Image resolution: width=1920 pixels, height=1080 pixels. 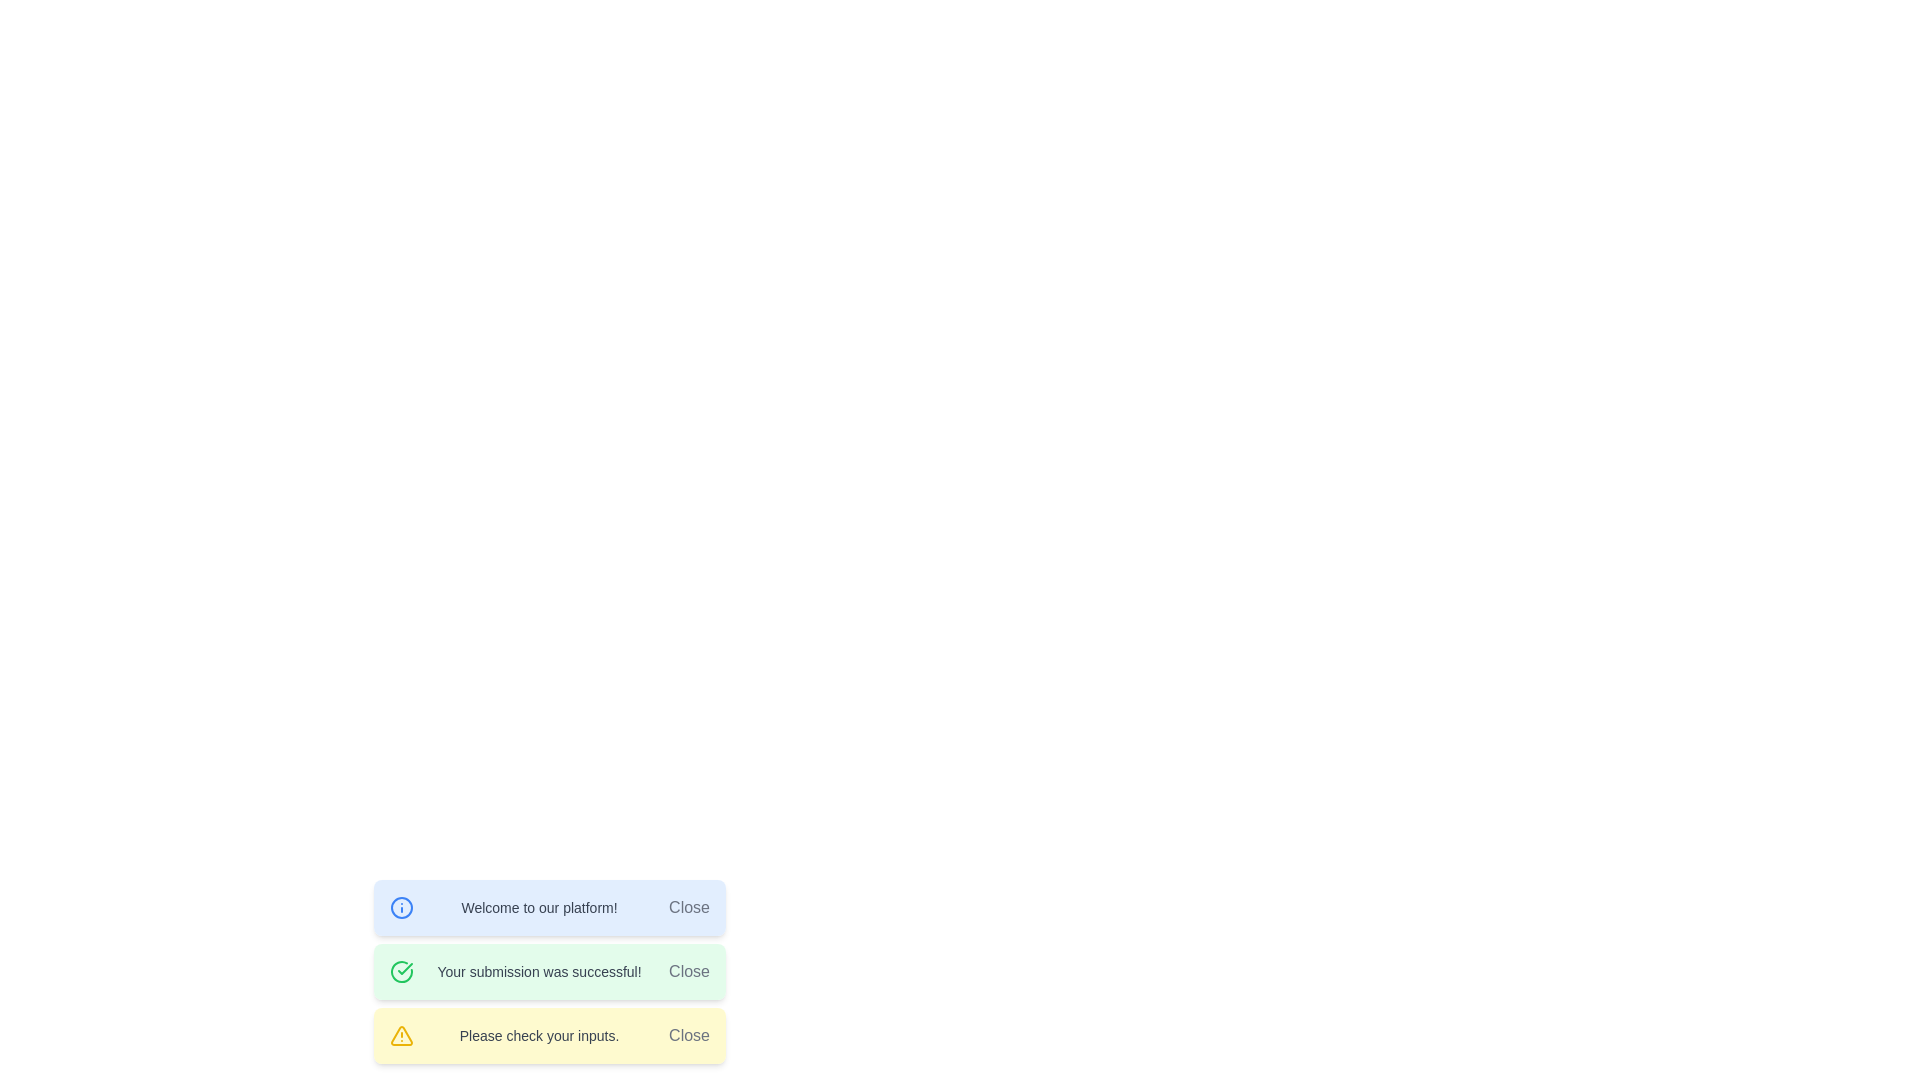 I want to click on the close button located at the far-right end of the notification bar, so click(x=689, y=1035).